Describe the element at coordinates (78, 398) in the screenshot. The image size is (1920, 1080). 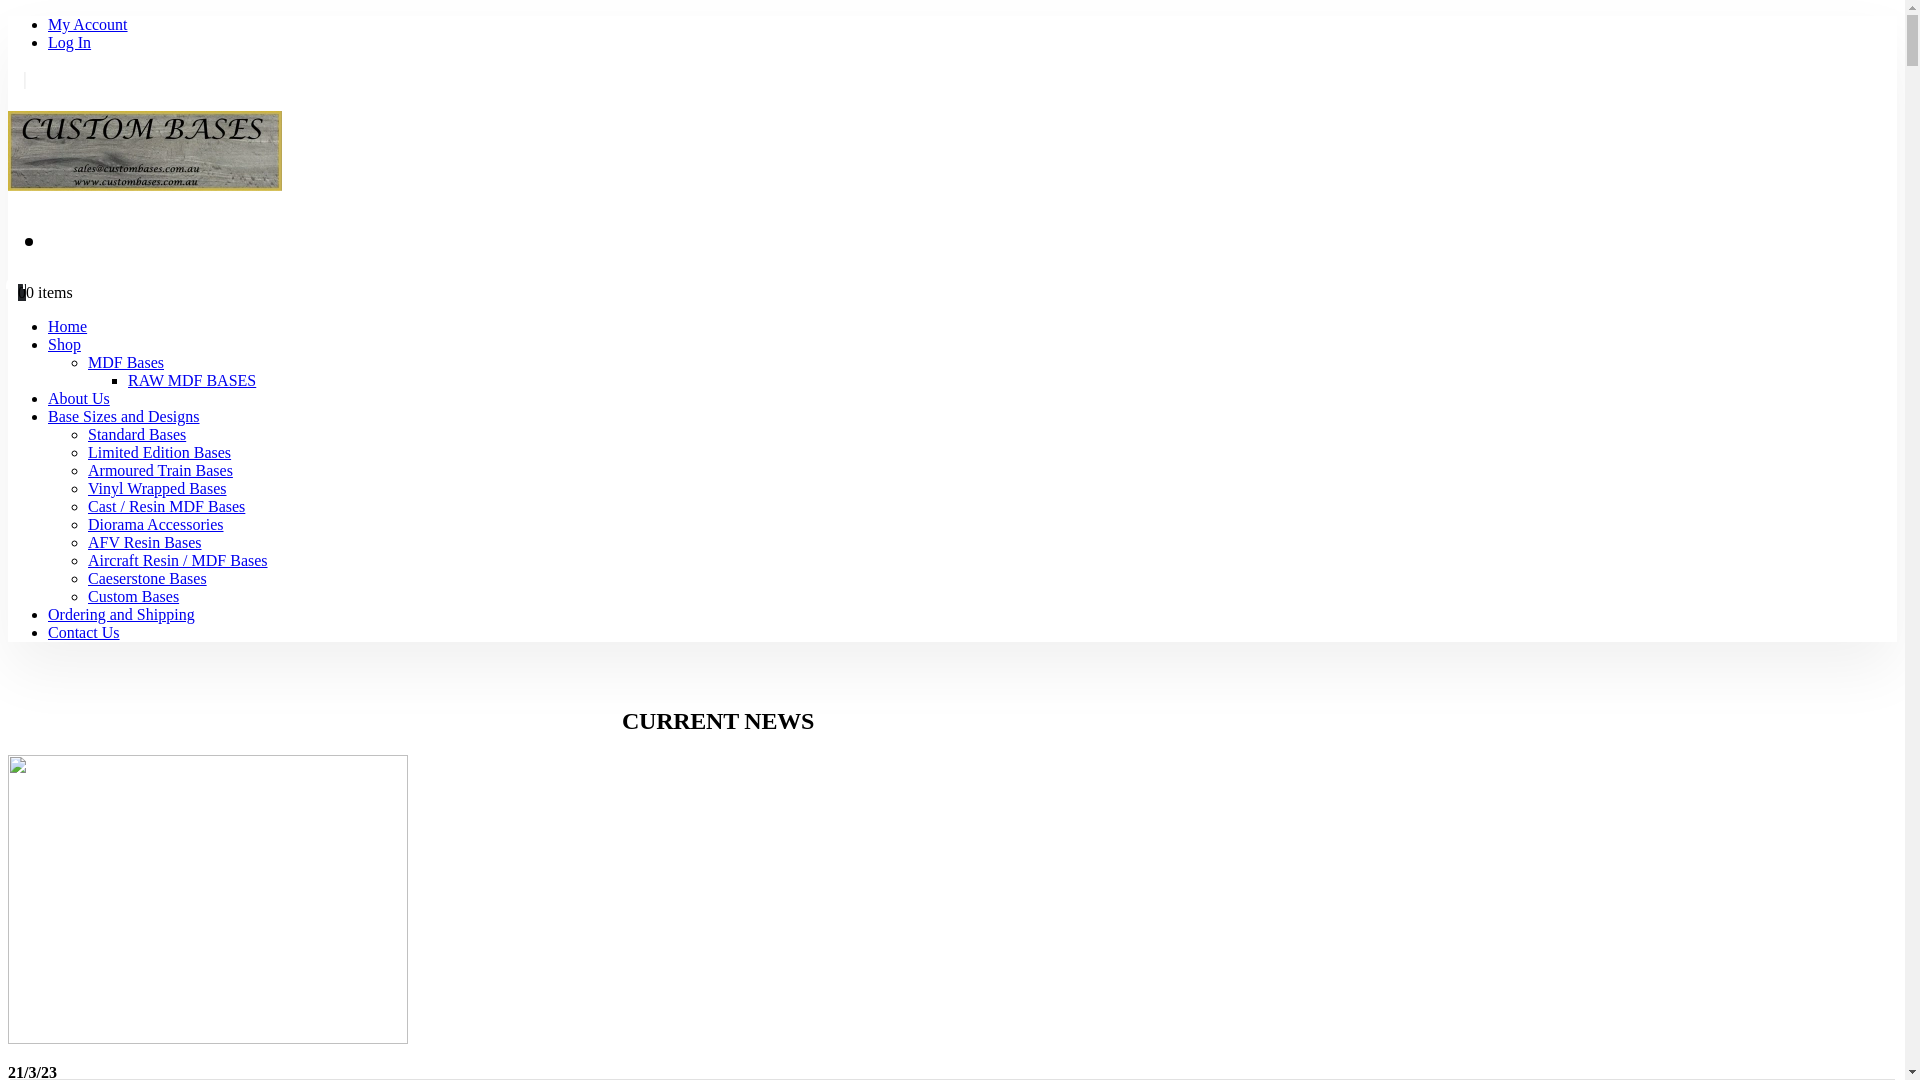
I see `'About Us'` at that location.